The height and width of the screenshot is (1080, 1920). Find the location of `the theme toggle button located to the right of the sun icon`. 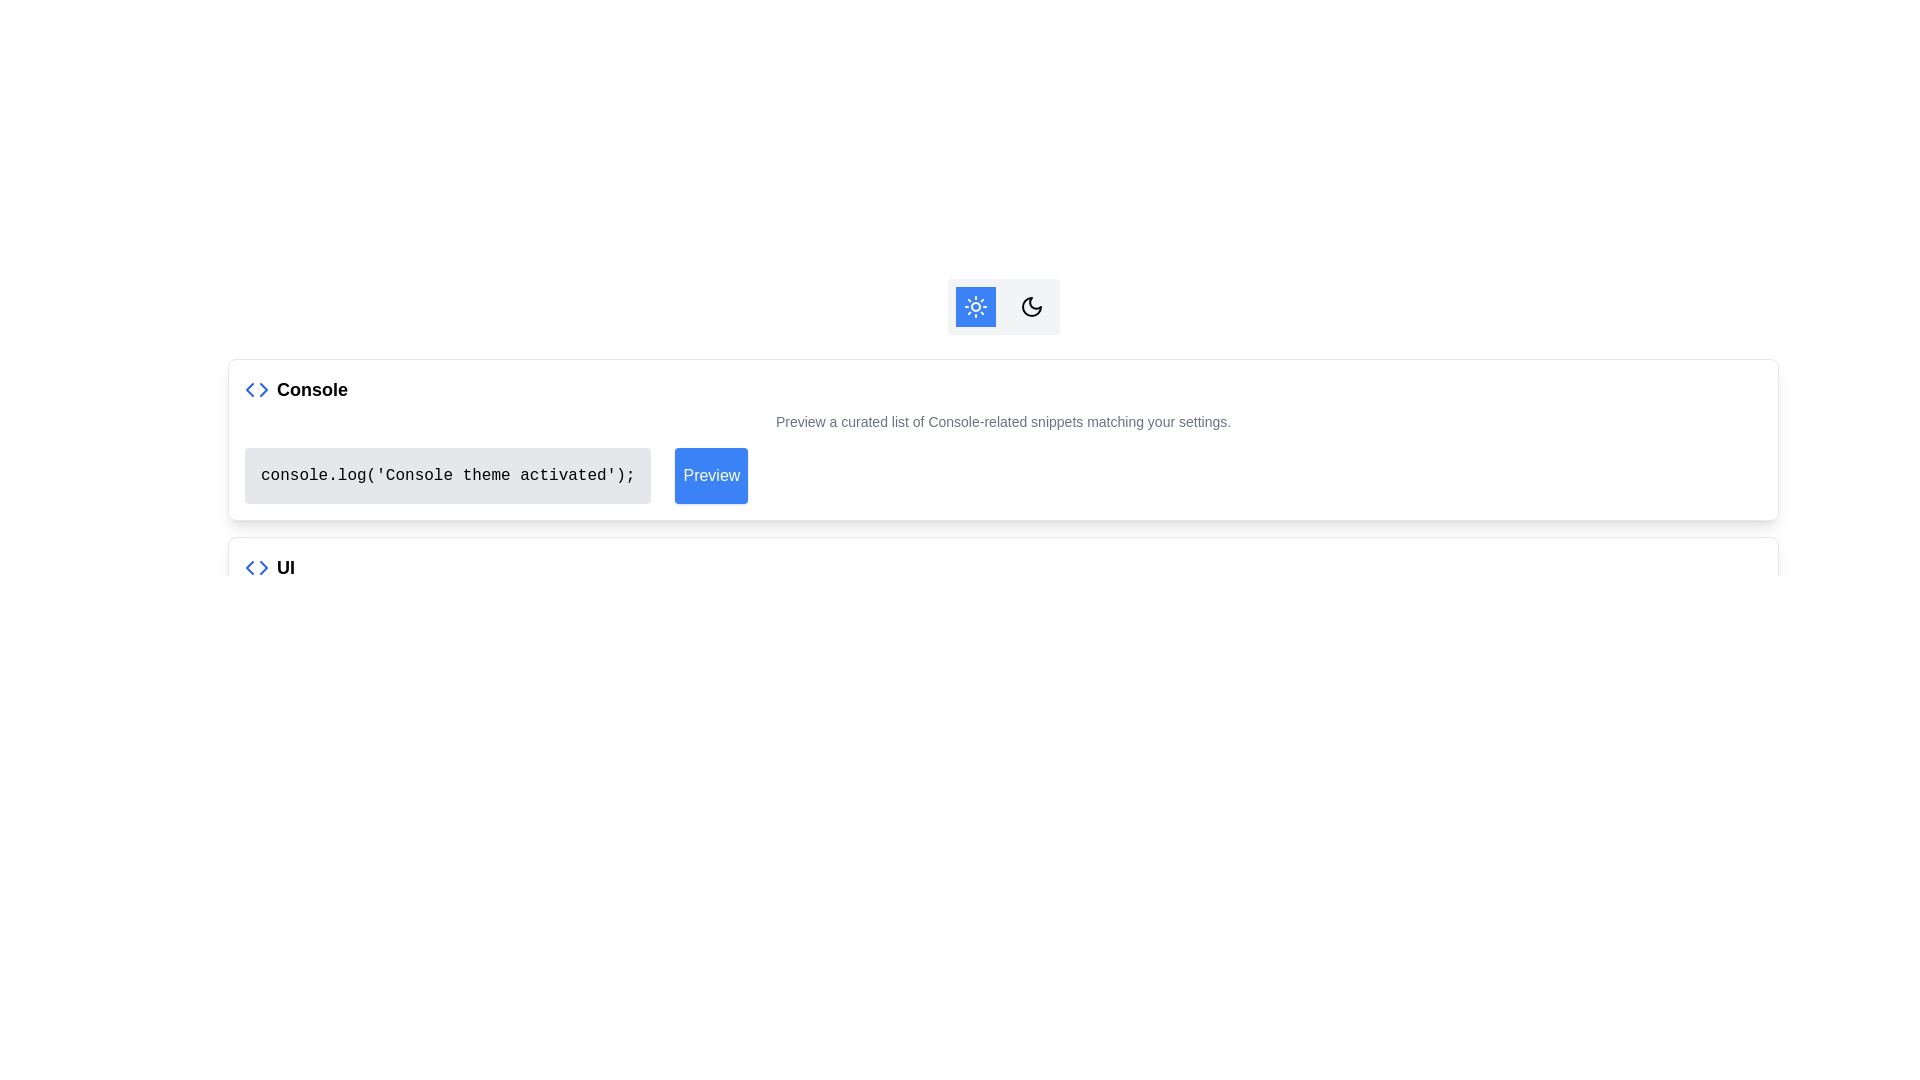

the theme toggle button located to the right of the sun icon is located at coordinates (1031, 307).